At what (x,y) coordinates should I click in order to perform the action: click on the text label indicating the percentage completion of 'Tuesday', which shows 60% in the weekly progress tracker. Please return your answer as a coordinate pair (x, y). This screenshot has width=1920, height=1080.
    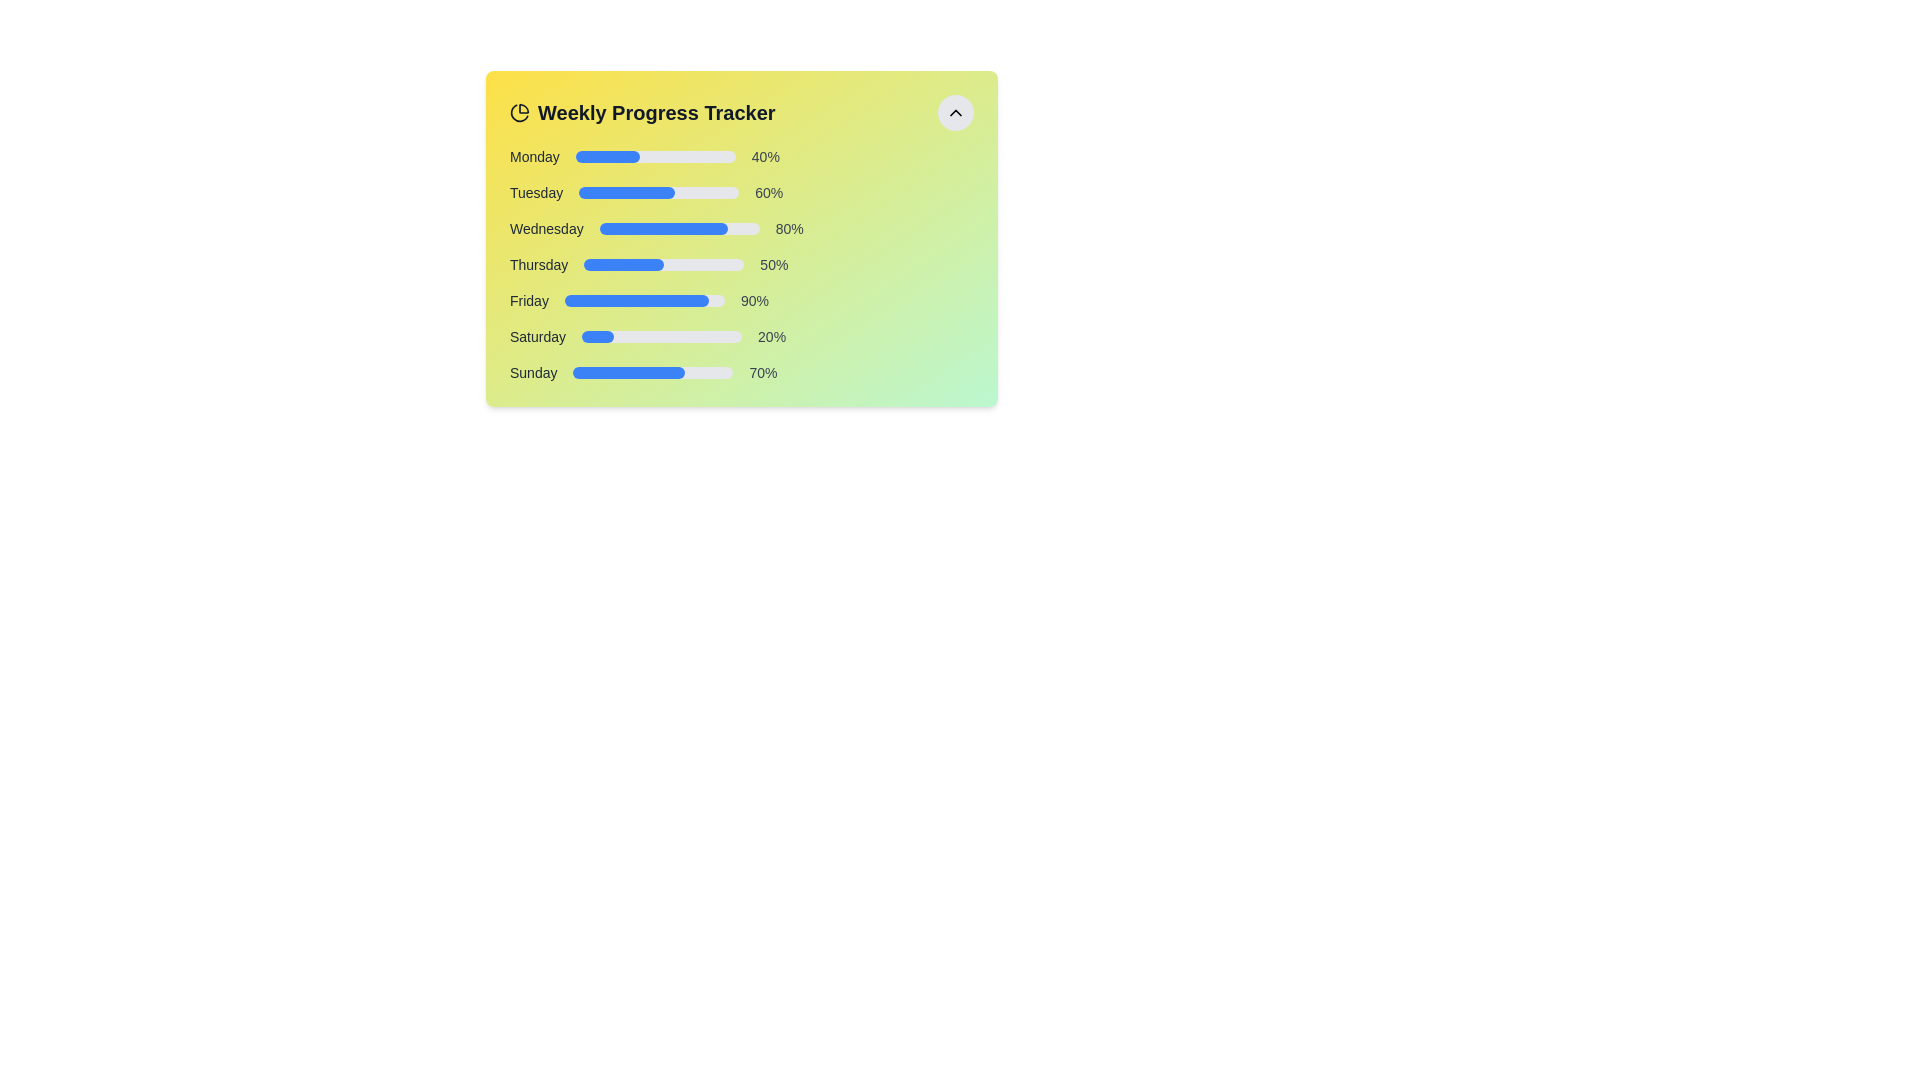
    Looking at the image, I should click on (768, 192).